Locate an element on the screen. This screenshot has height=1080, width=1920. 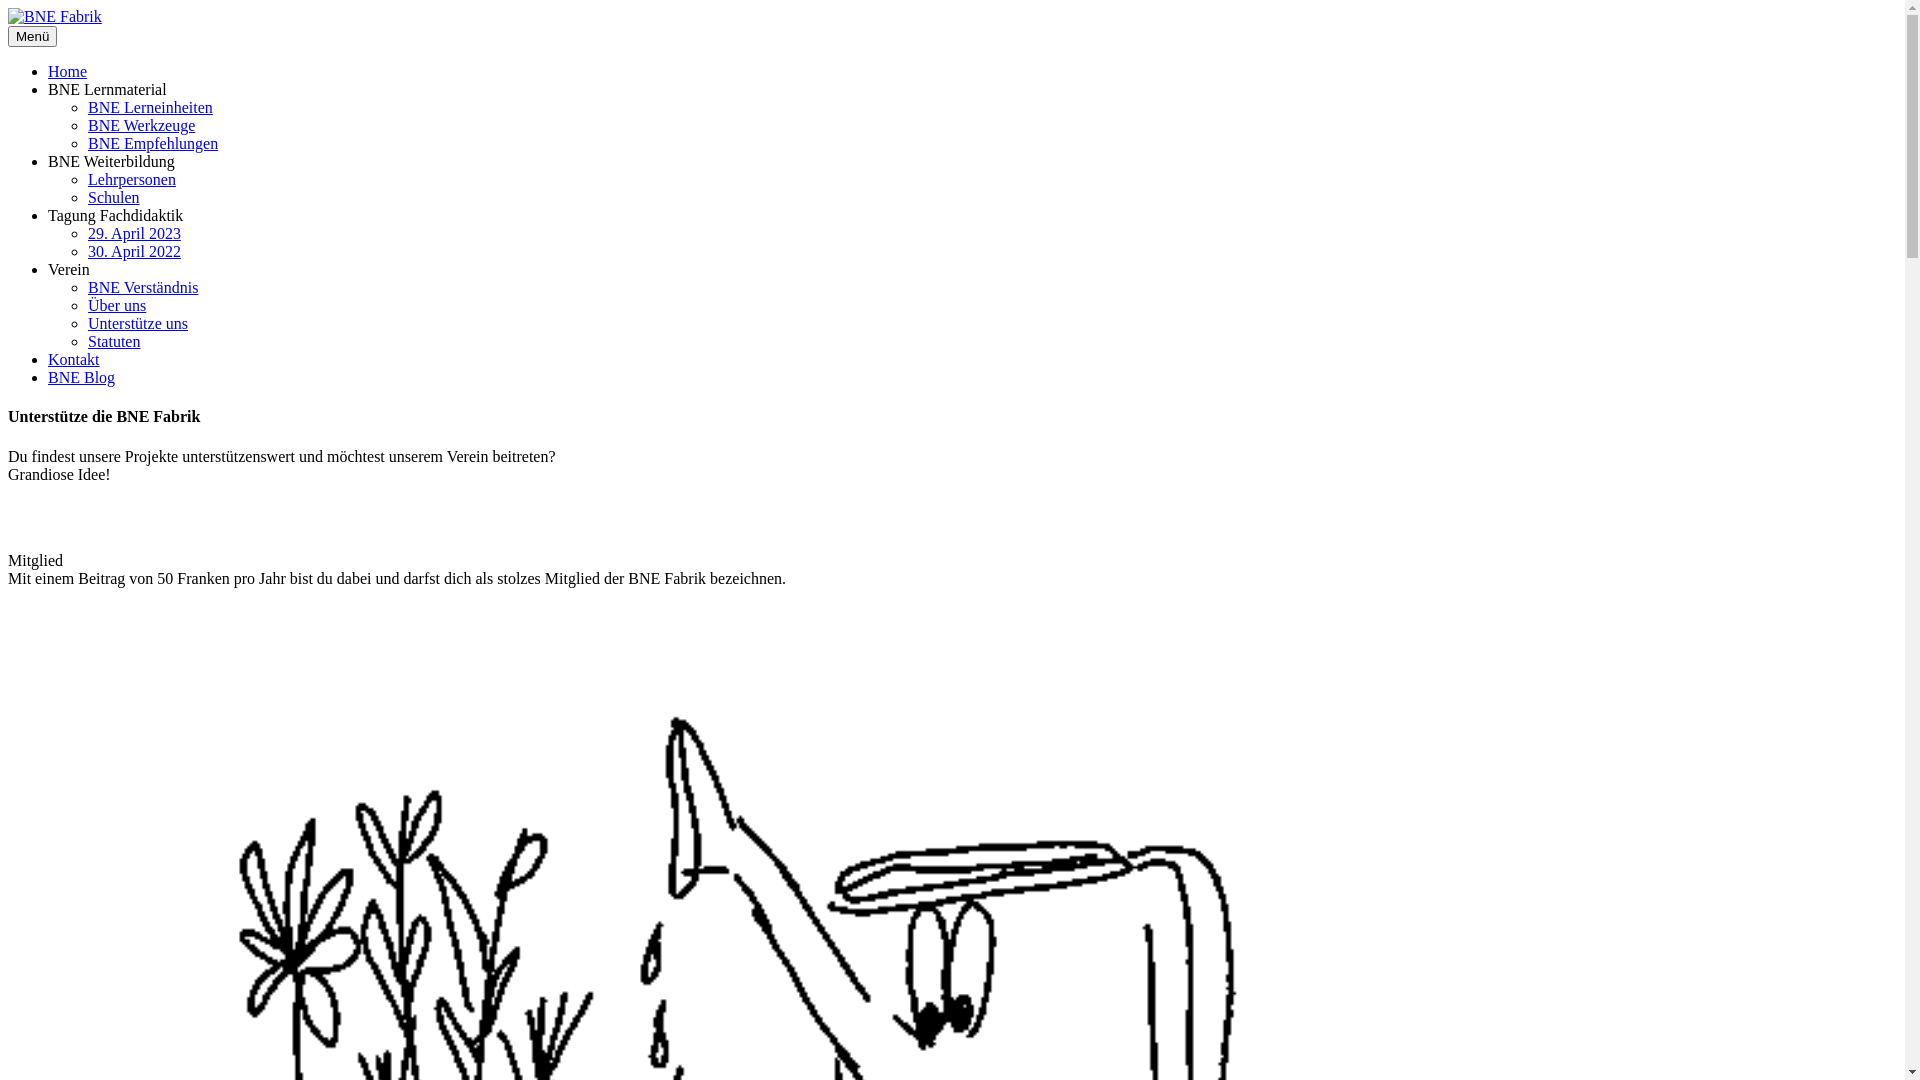
'29. April 2023' is located at coordinates (133, 232).